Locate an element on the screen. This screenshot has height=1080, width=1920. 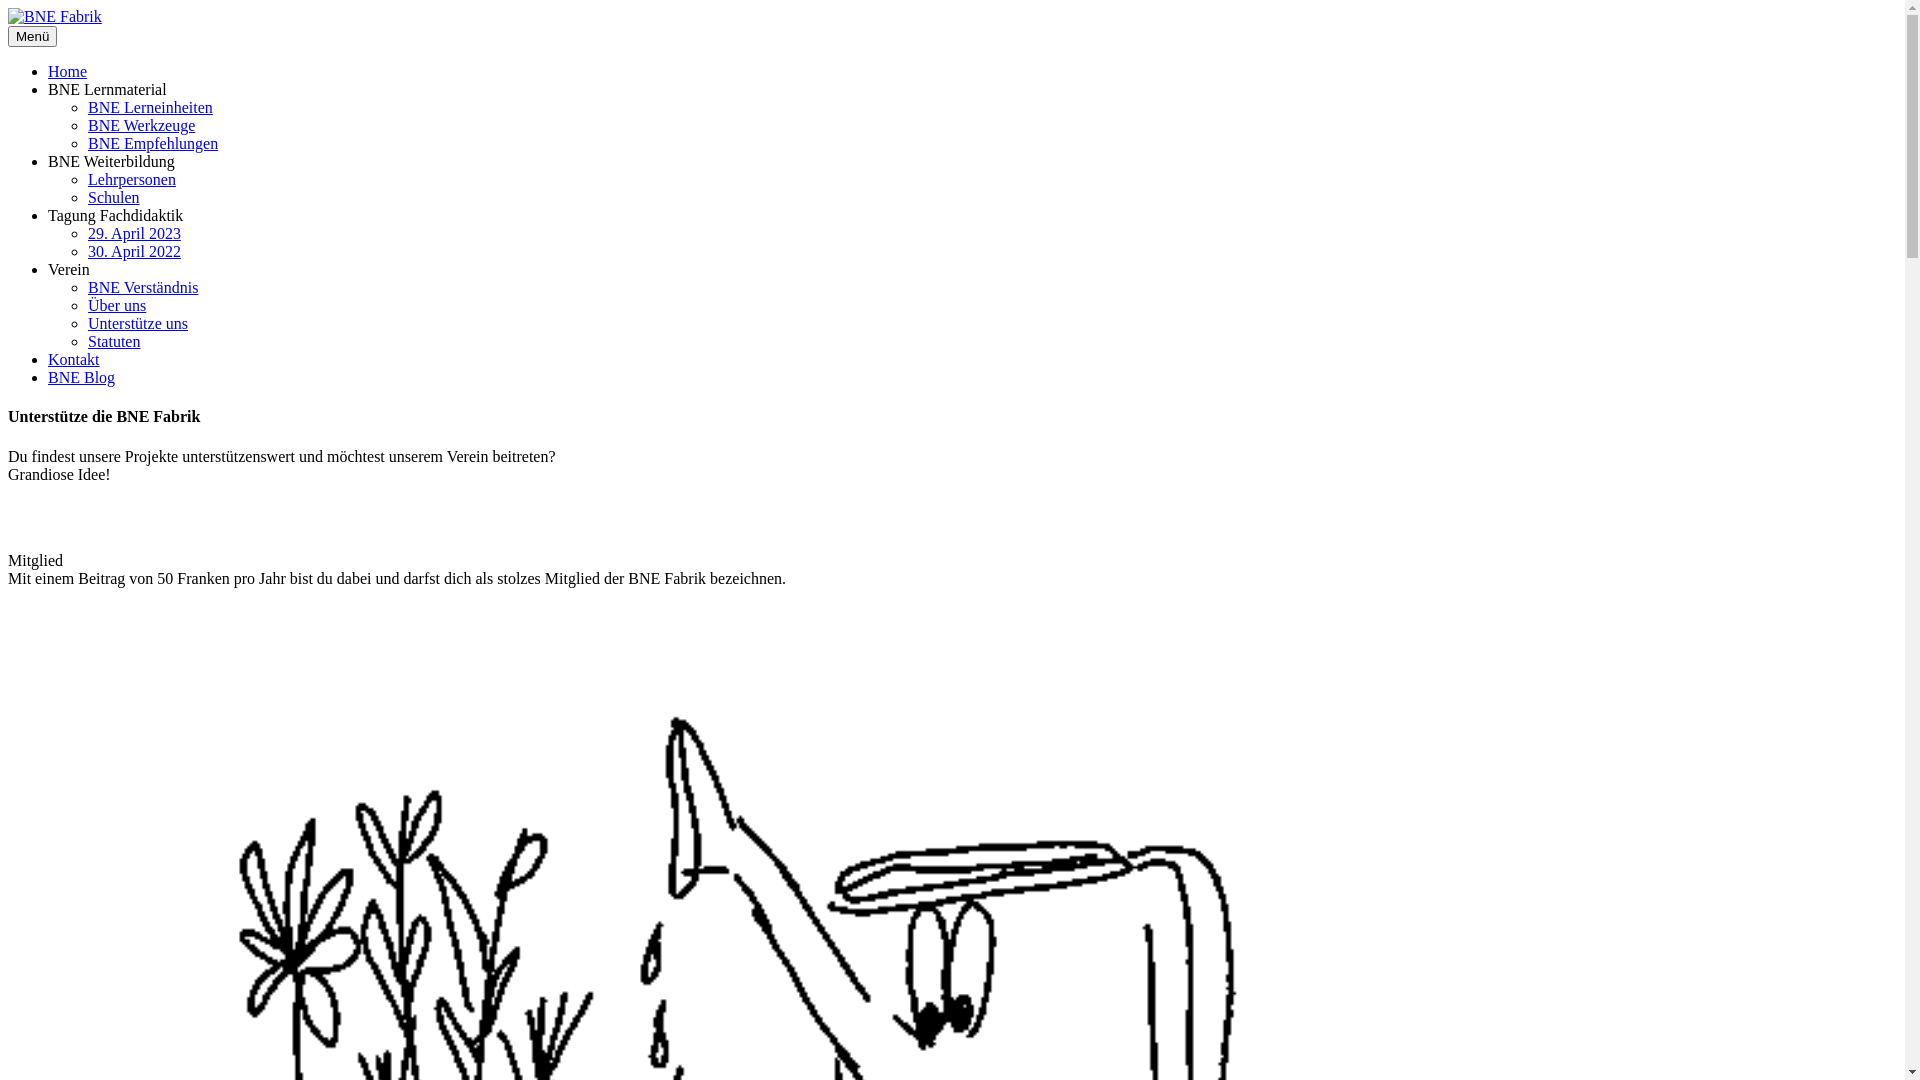
'29. April 2023' is located at coordinates (133, 232).